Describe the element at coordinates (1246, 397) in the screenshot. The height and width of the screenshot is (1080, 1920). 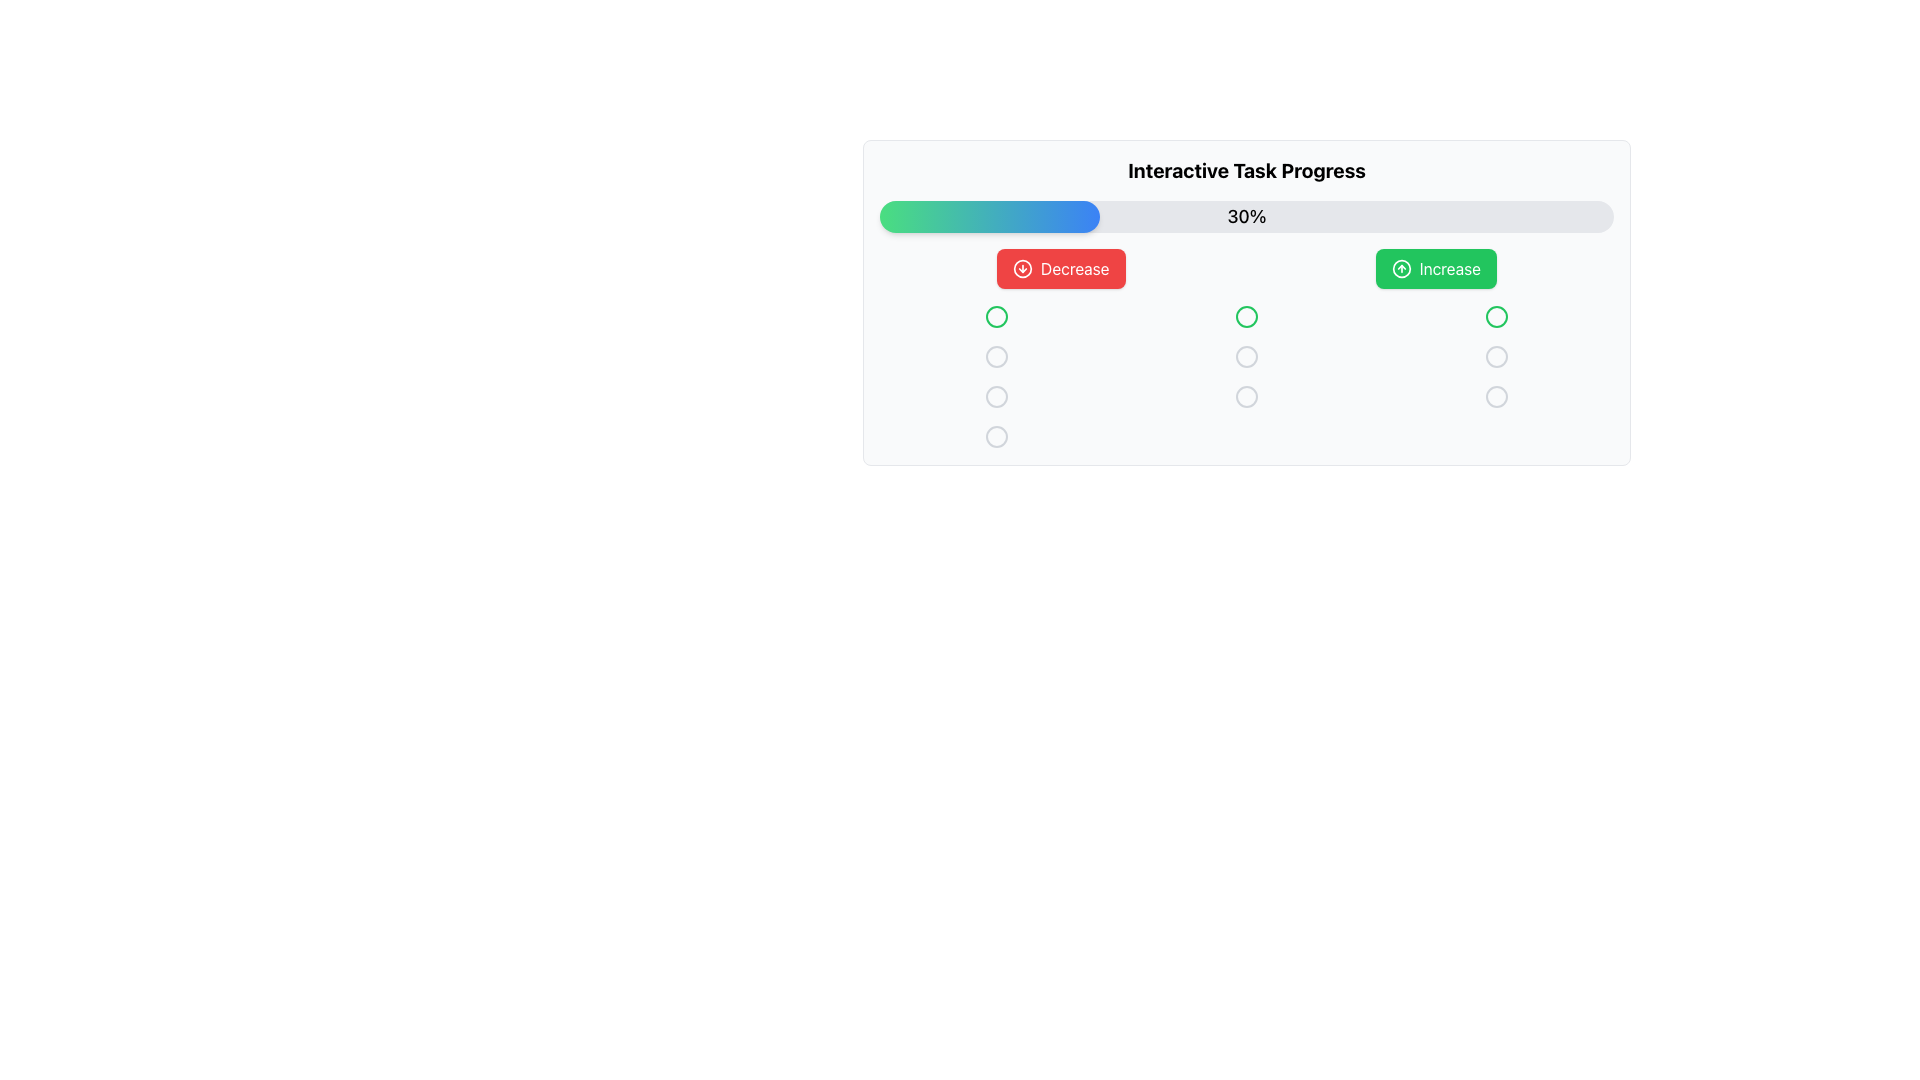
I see `the third circle in the middle column of the interface, positioned under the progress bar and between the 'Decrease' and 'Increase' buttons` at that location.